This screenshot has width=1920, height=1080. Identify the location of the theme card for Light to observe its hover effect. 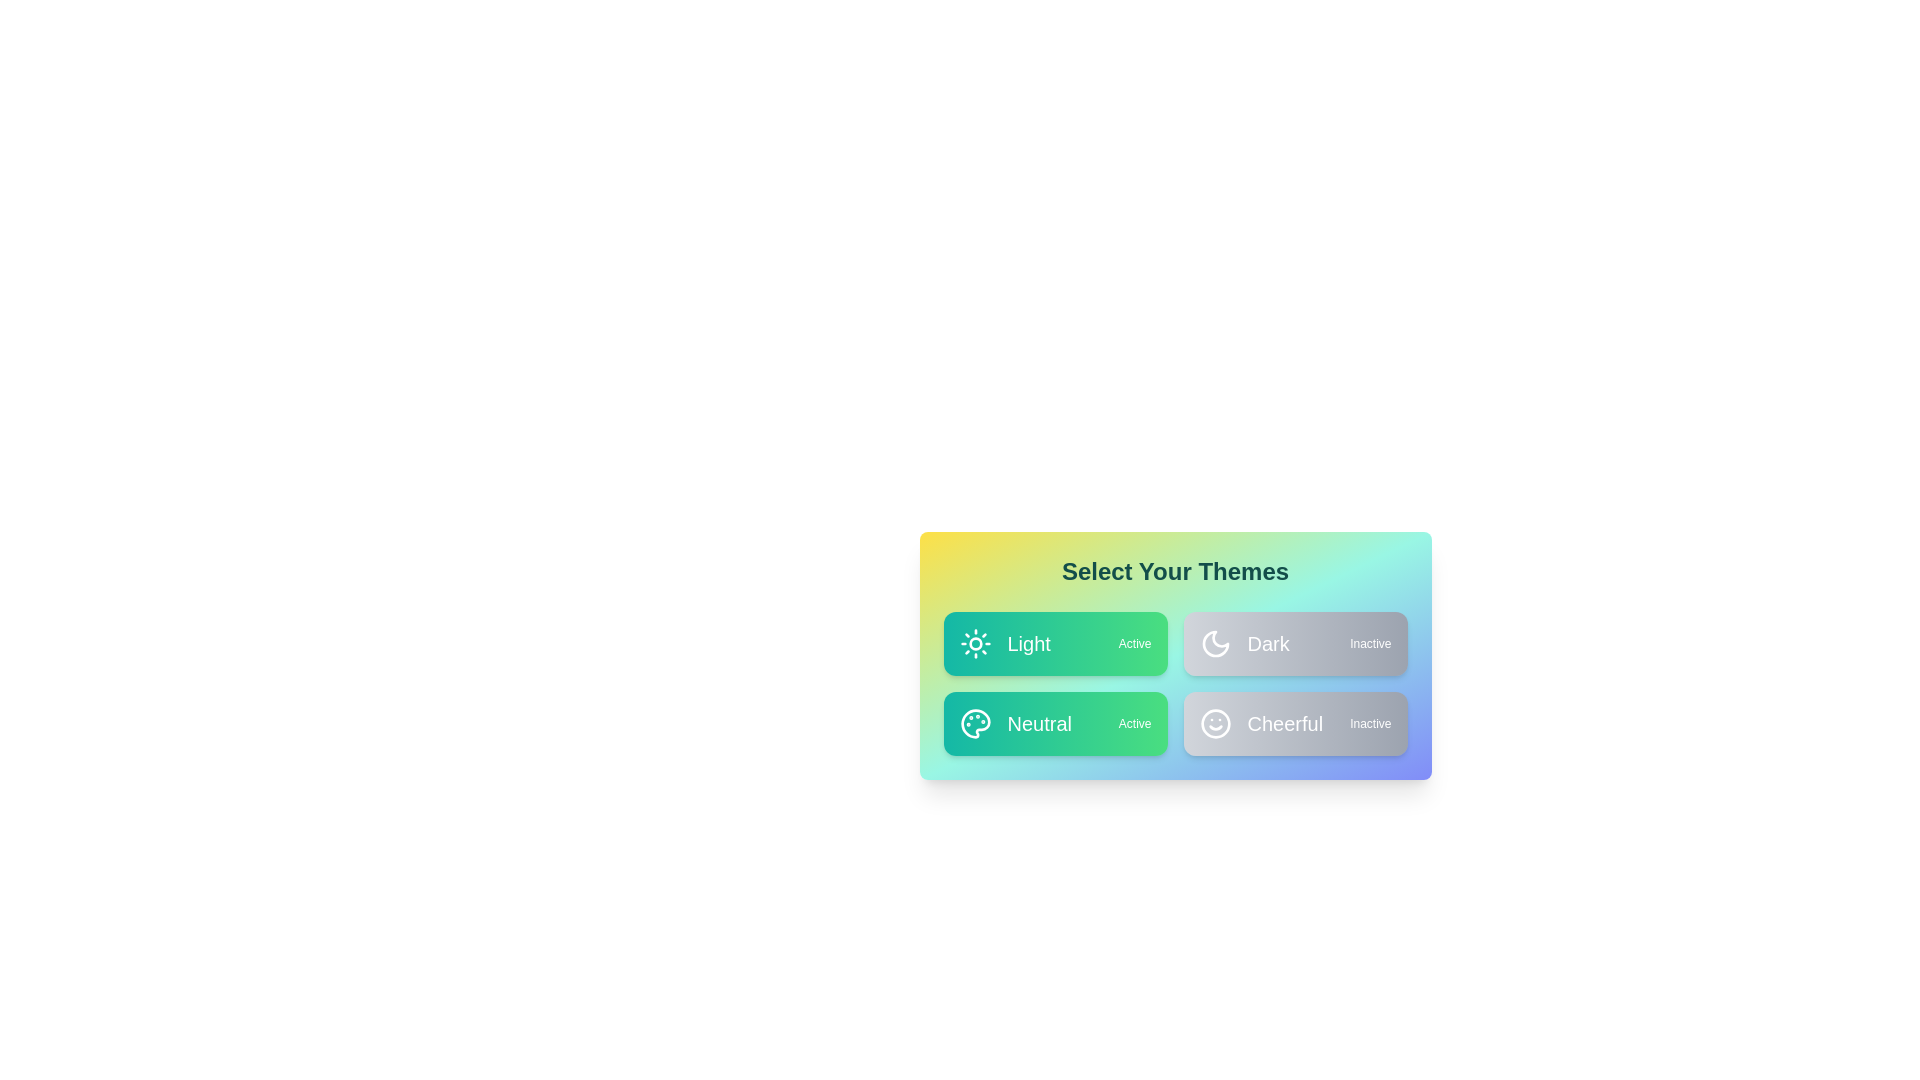
(1054, 644).